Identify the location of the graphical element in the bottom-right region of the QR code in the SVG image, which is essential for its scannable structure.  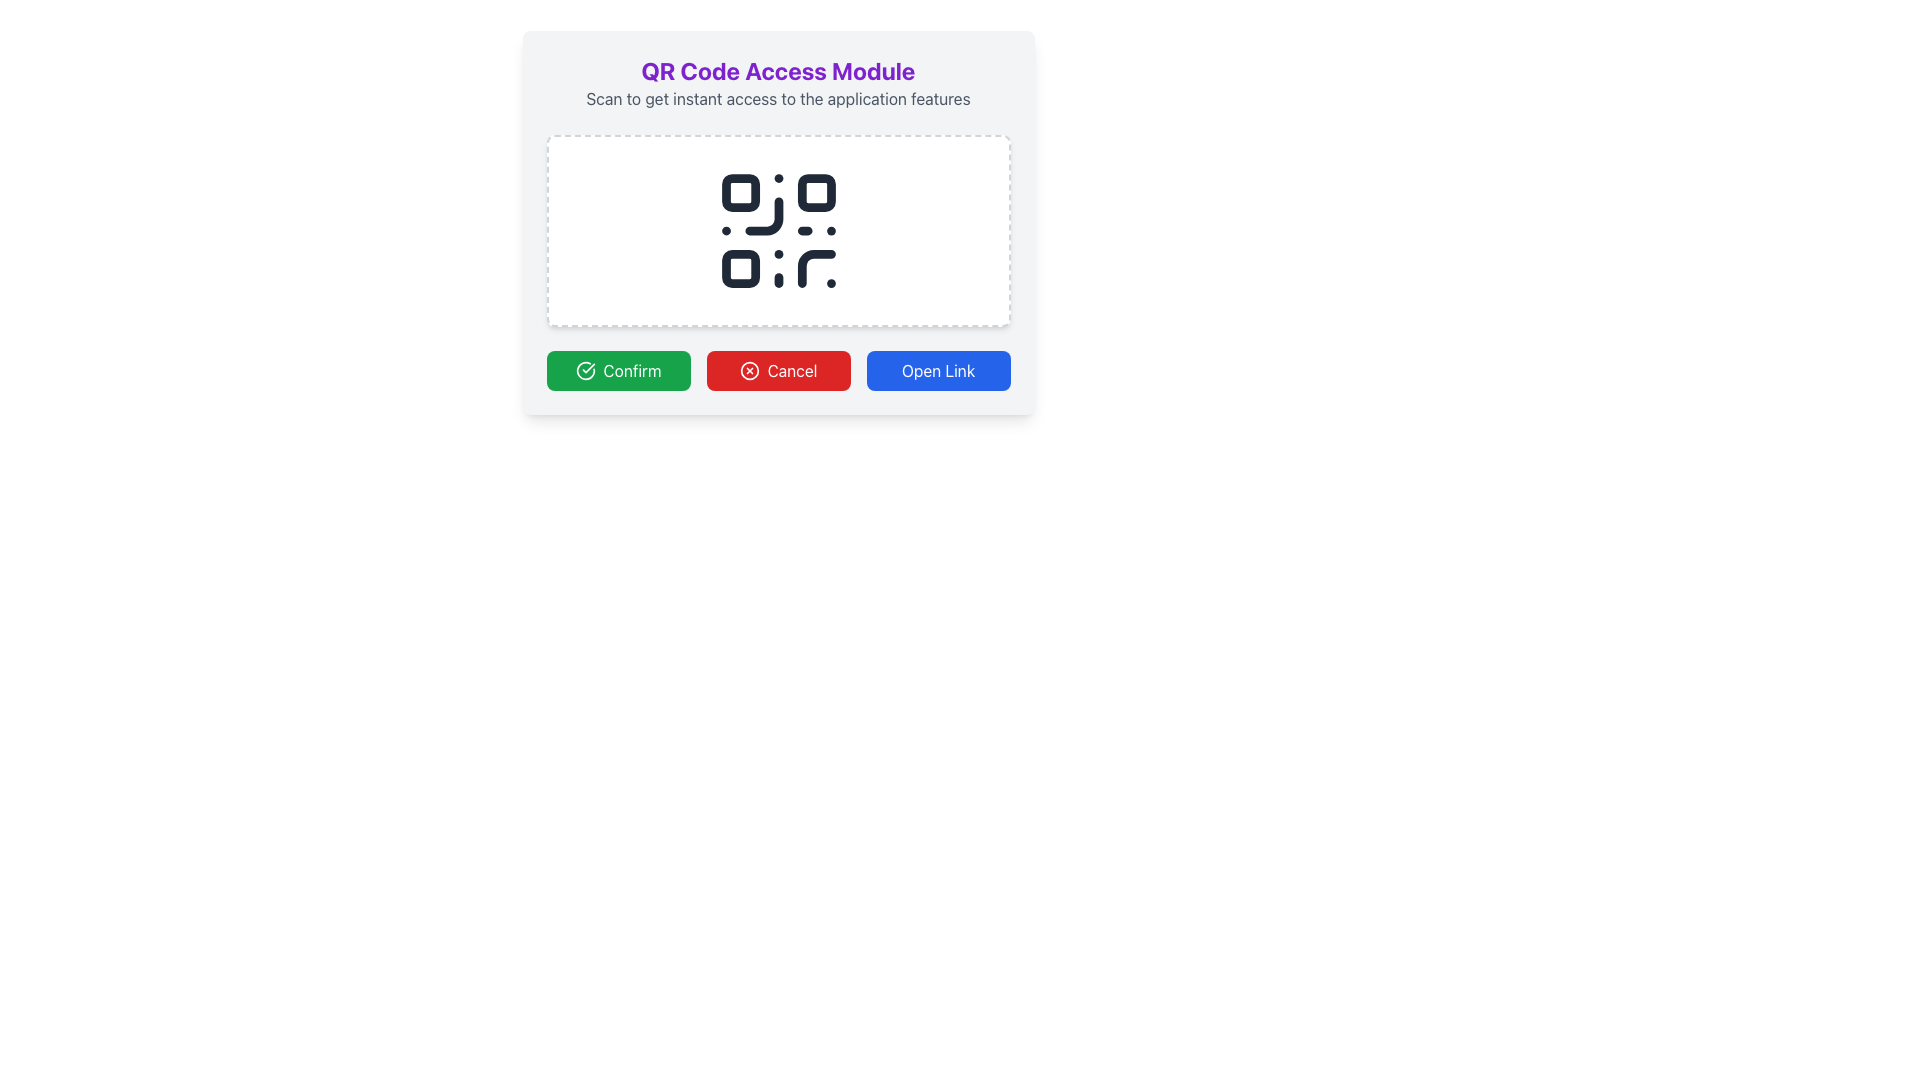
(816, 267).